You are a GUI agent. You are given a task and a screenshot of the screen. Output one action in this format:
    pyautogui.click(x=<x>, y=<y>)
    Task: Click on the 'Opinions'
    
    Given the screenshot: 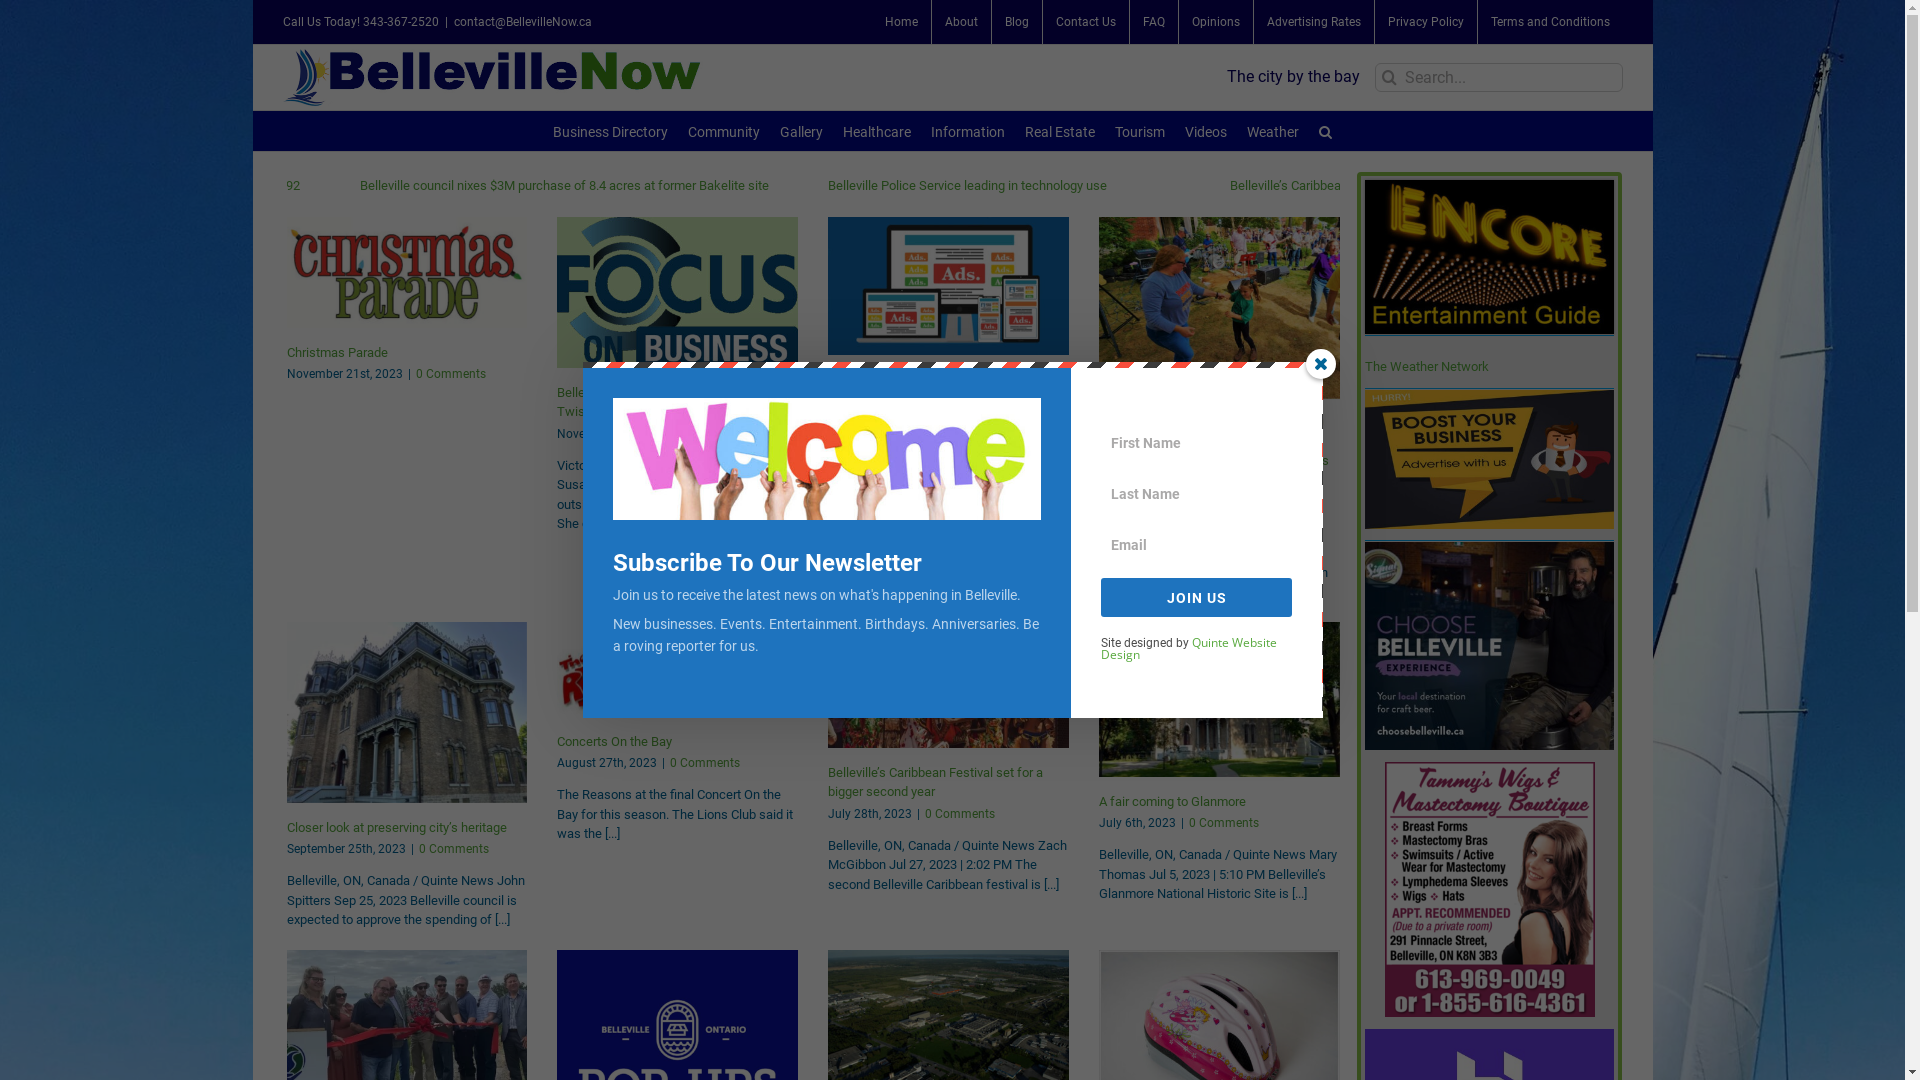 What is the action you would take?
    pyautogui.click(x=1213, y=22)
    